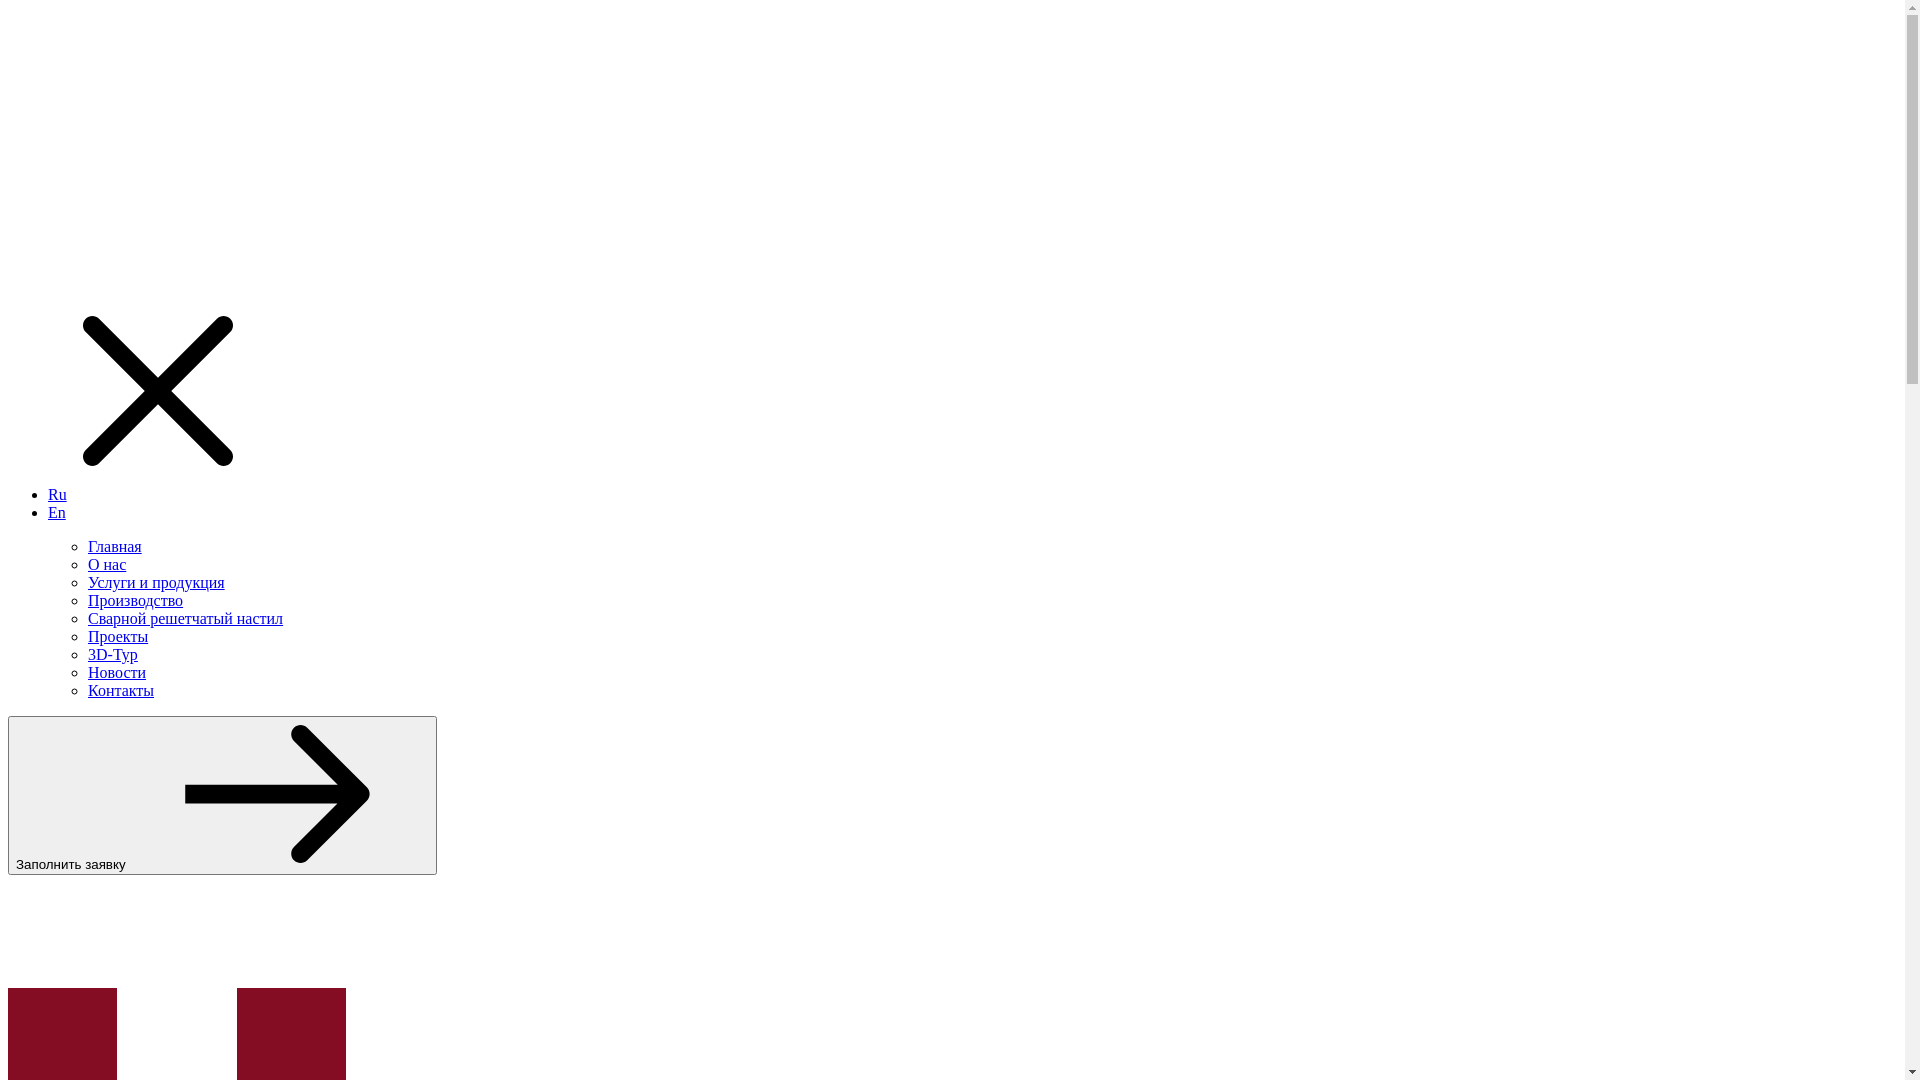  What do you see at coordinates (57, 494) in the screenshot?
I see `'Ru'` at bounding box center [57, 494].